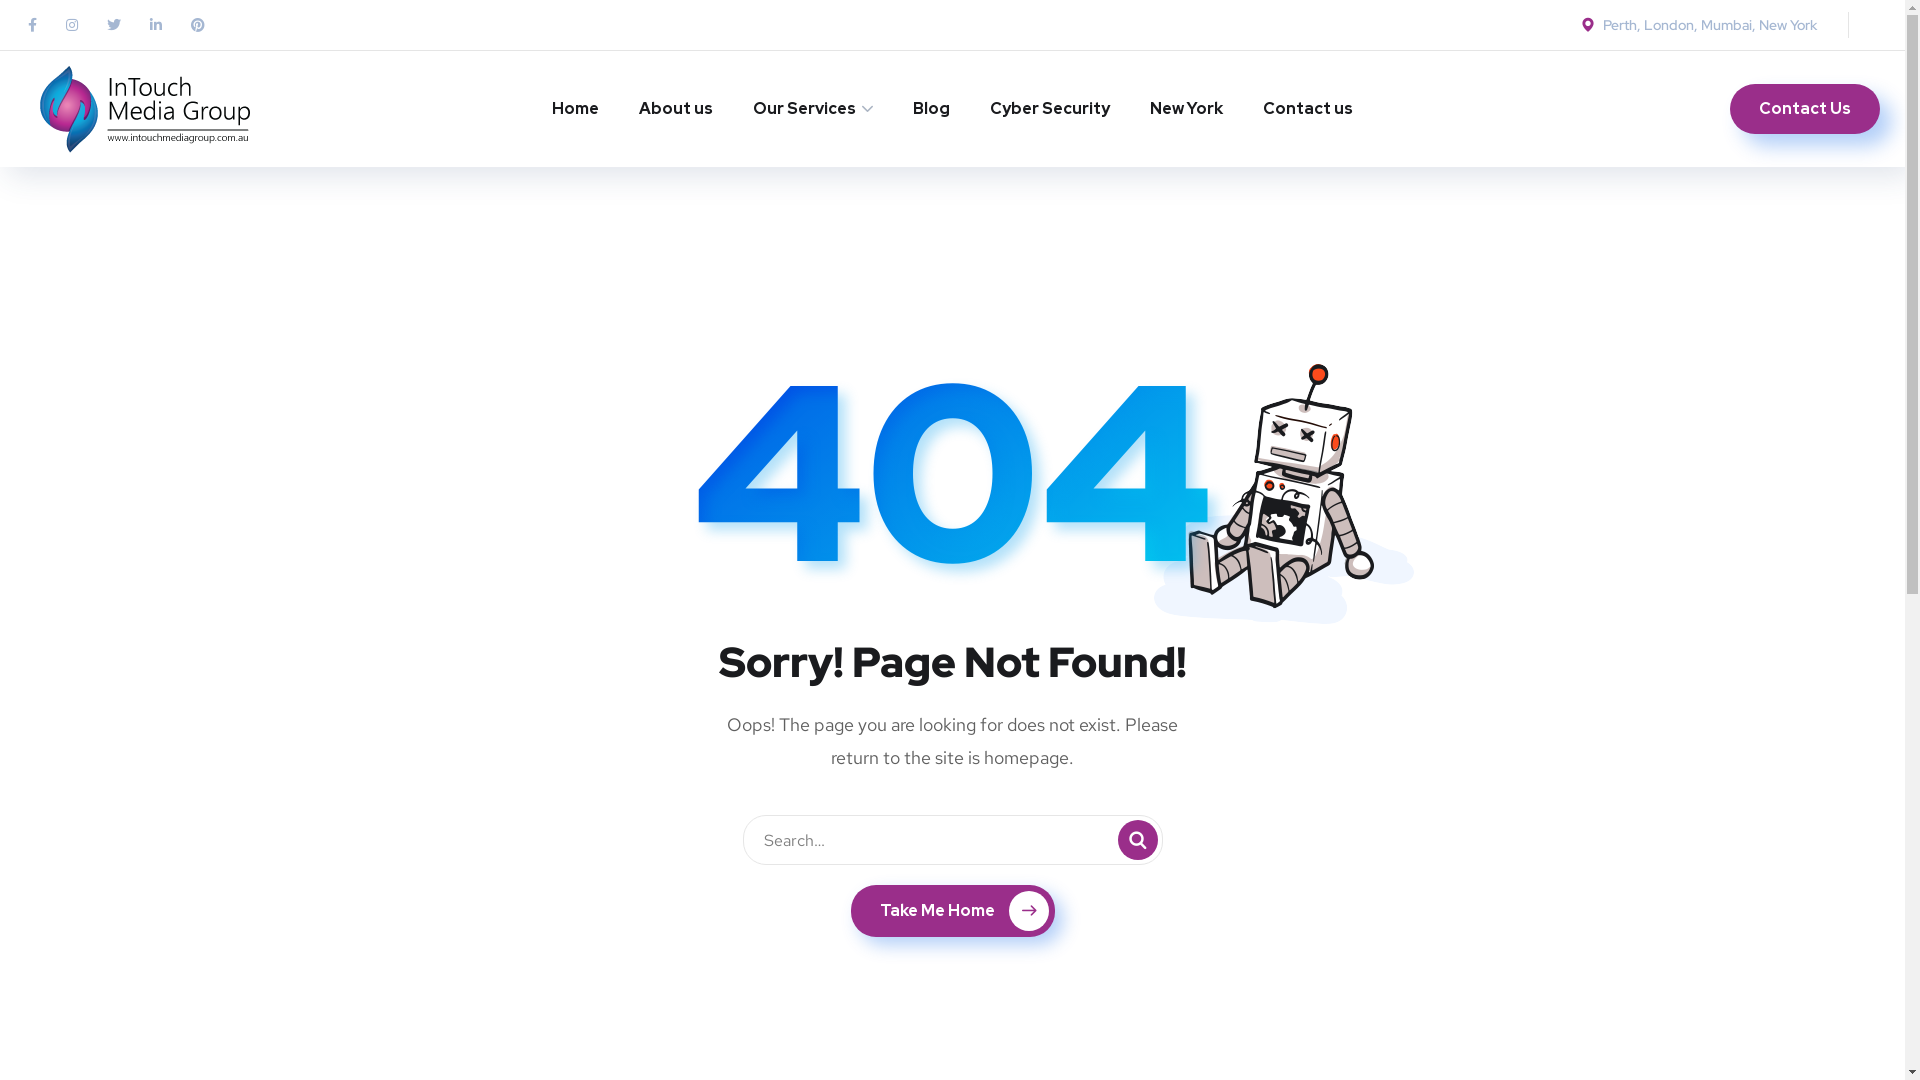 The height and width of the screenshot is (1080, 1920). I want to click on 'New York', so click(1186, 108).